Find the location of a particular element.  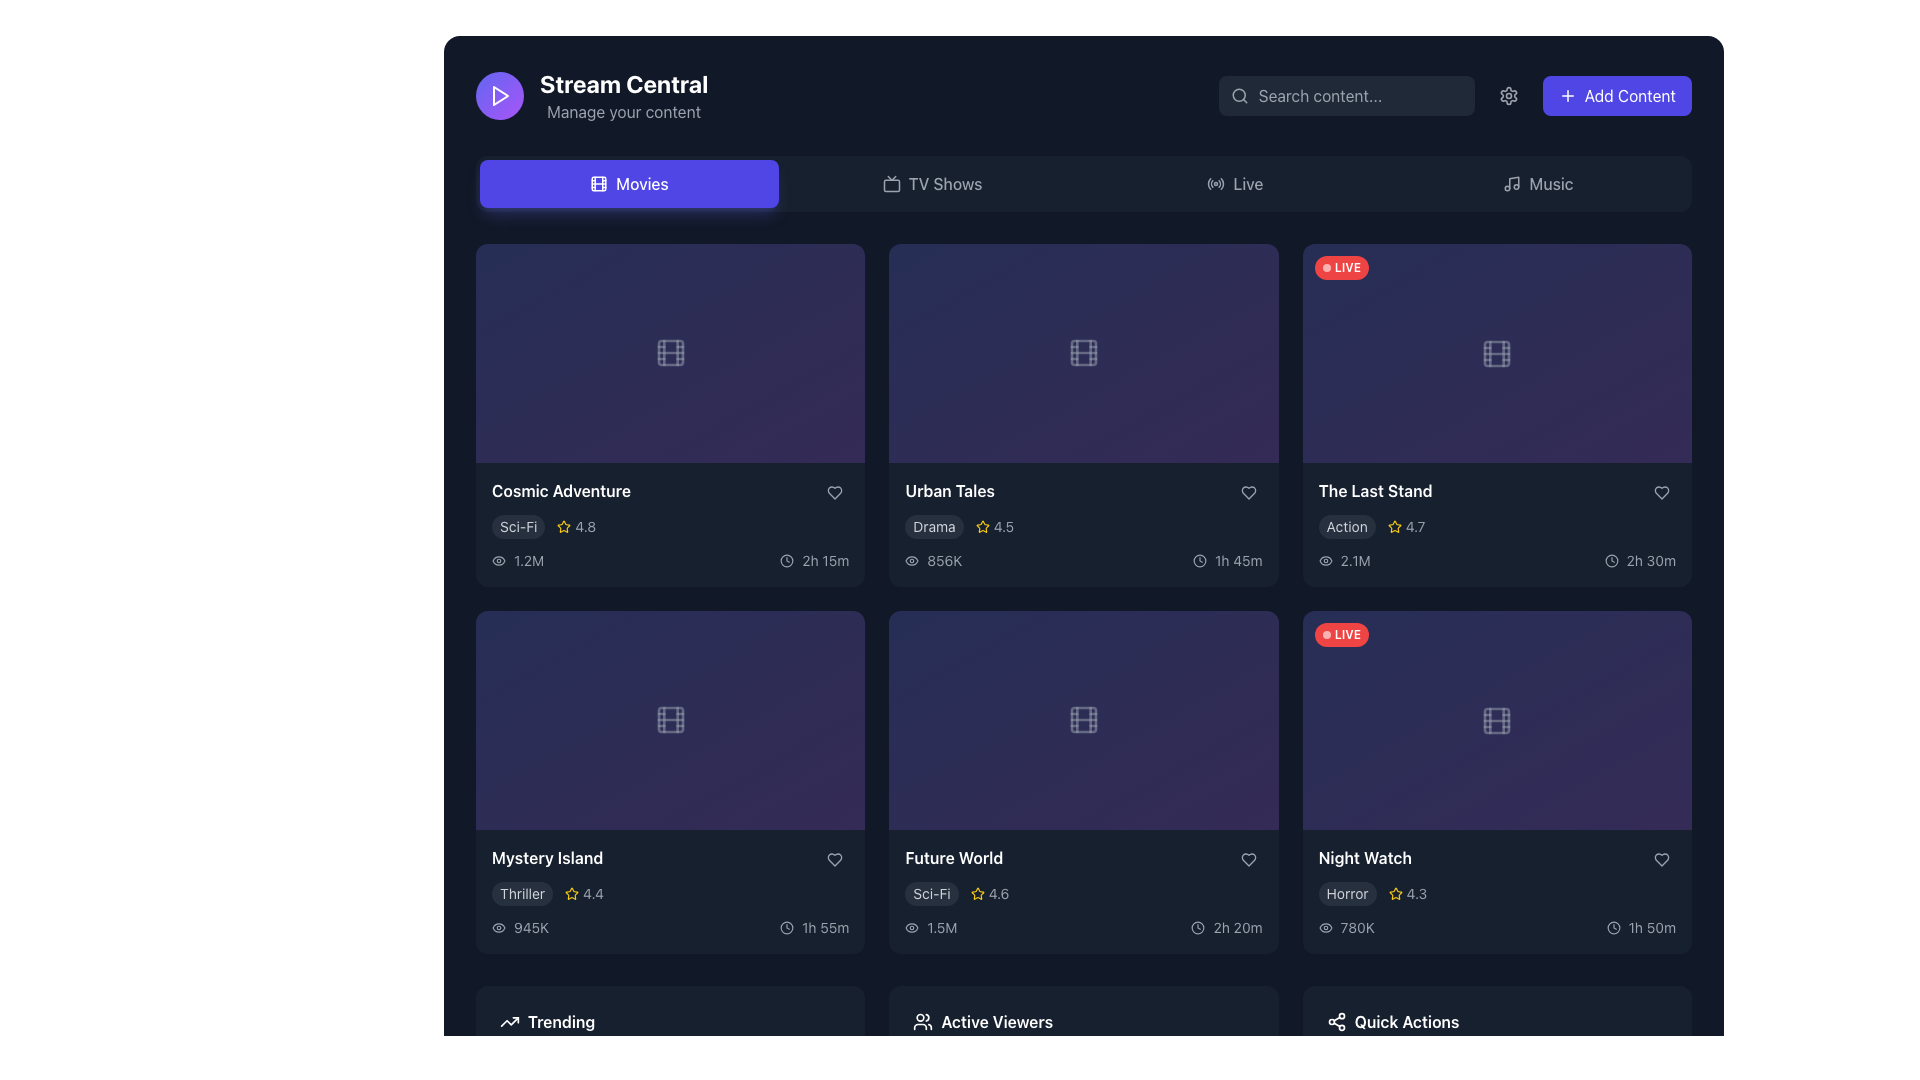

the label with an icon that displays the duration of the content in the bottom-right corner of the 'Mystery Island' card is located at coordinates (814, 927).